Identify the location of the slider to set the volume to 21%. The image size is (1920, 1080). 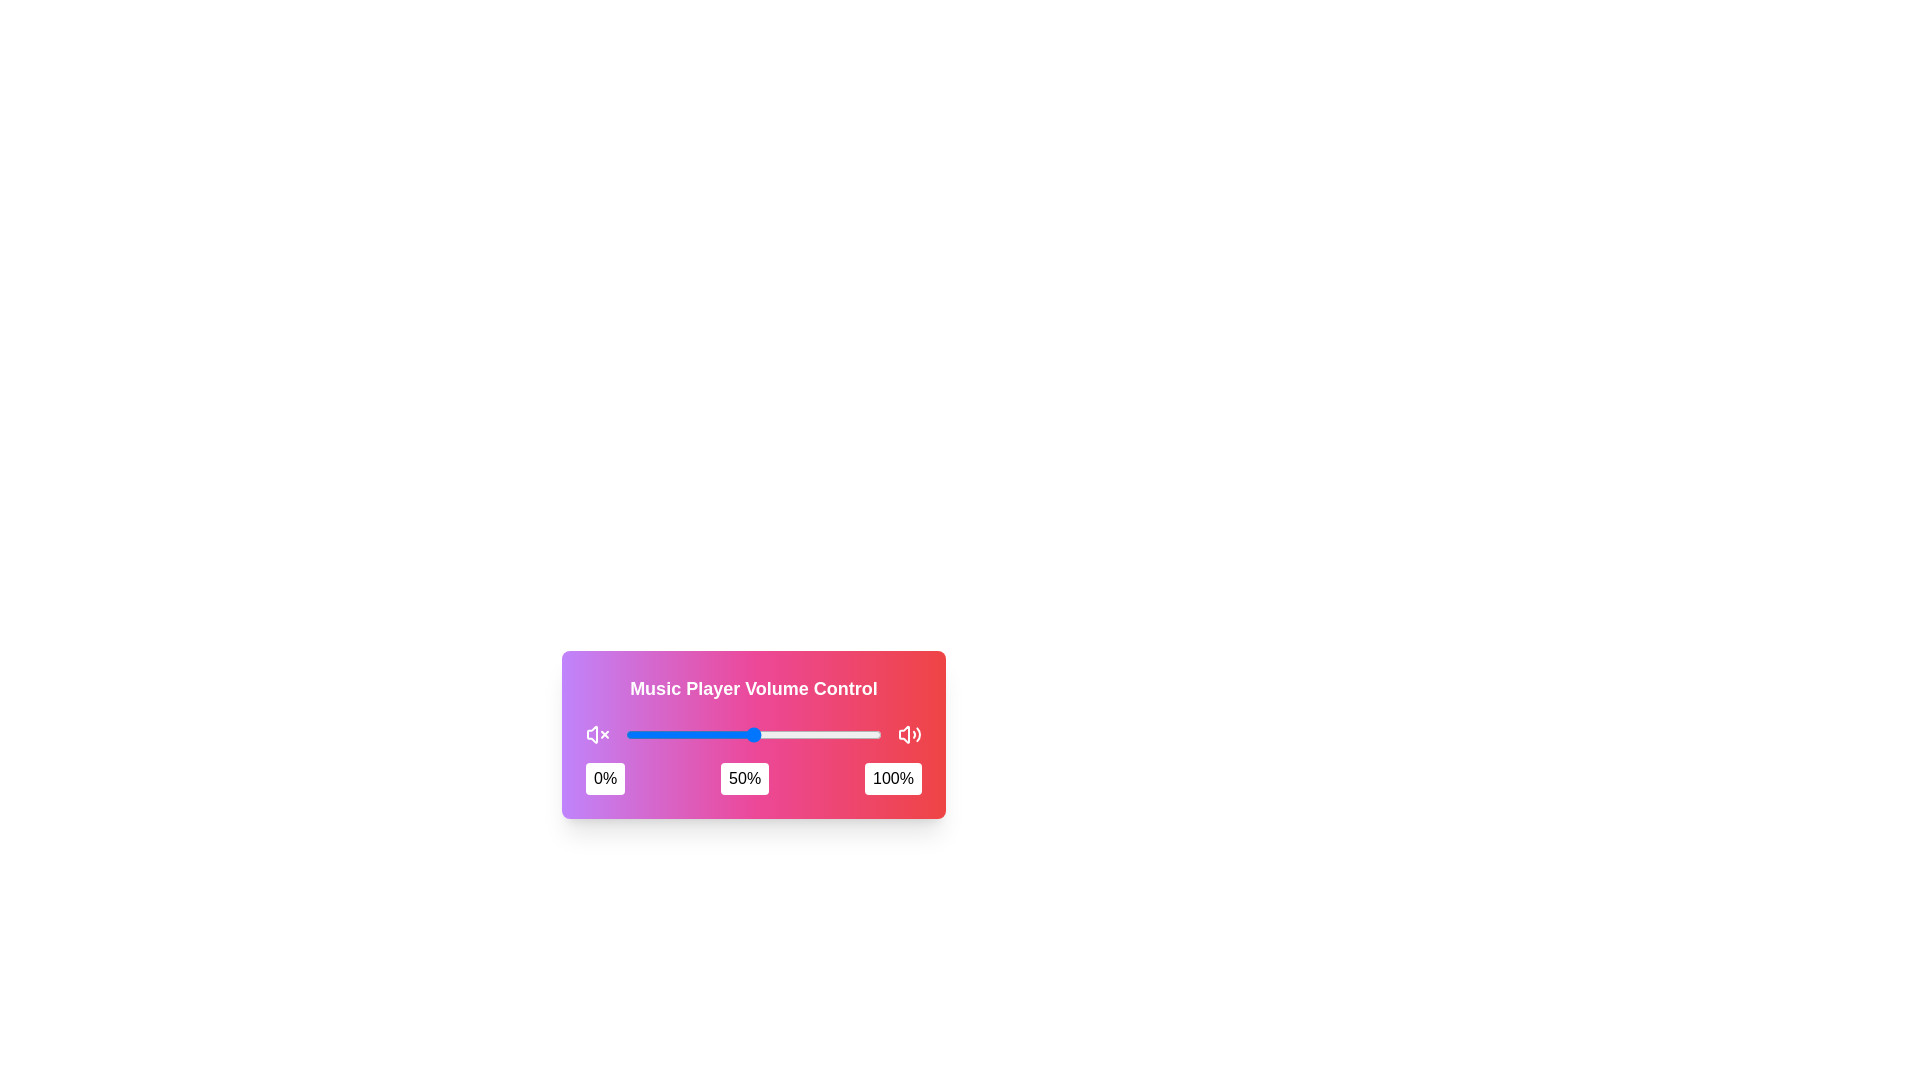
(679, 735).